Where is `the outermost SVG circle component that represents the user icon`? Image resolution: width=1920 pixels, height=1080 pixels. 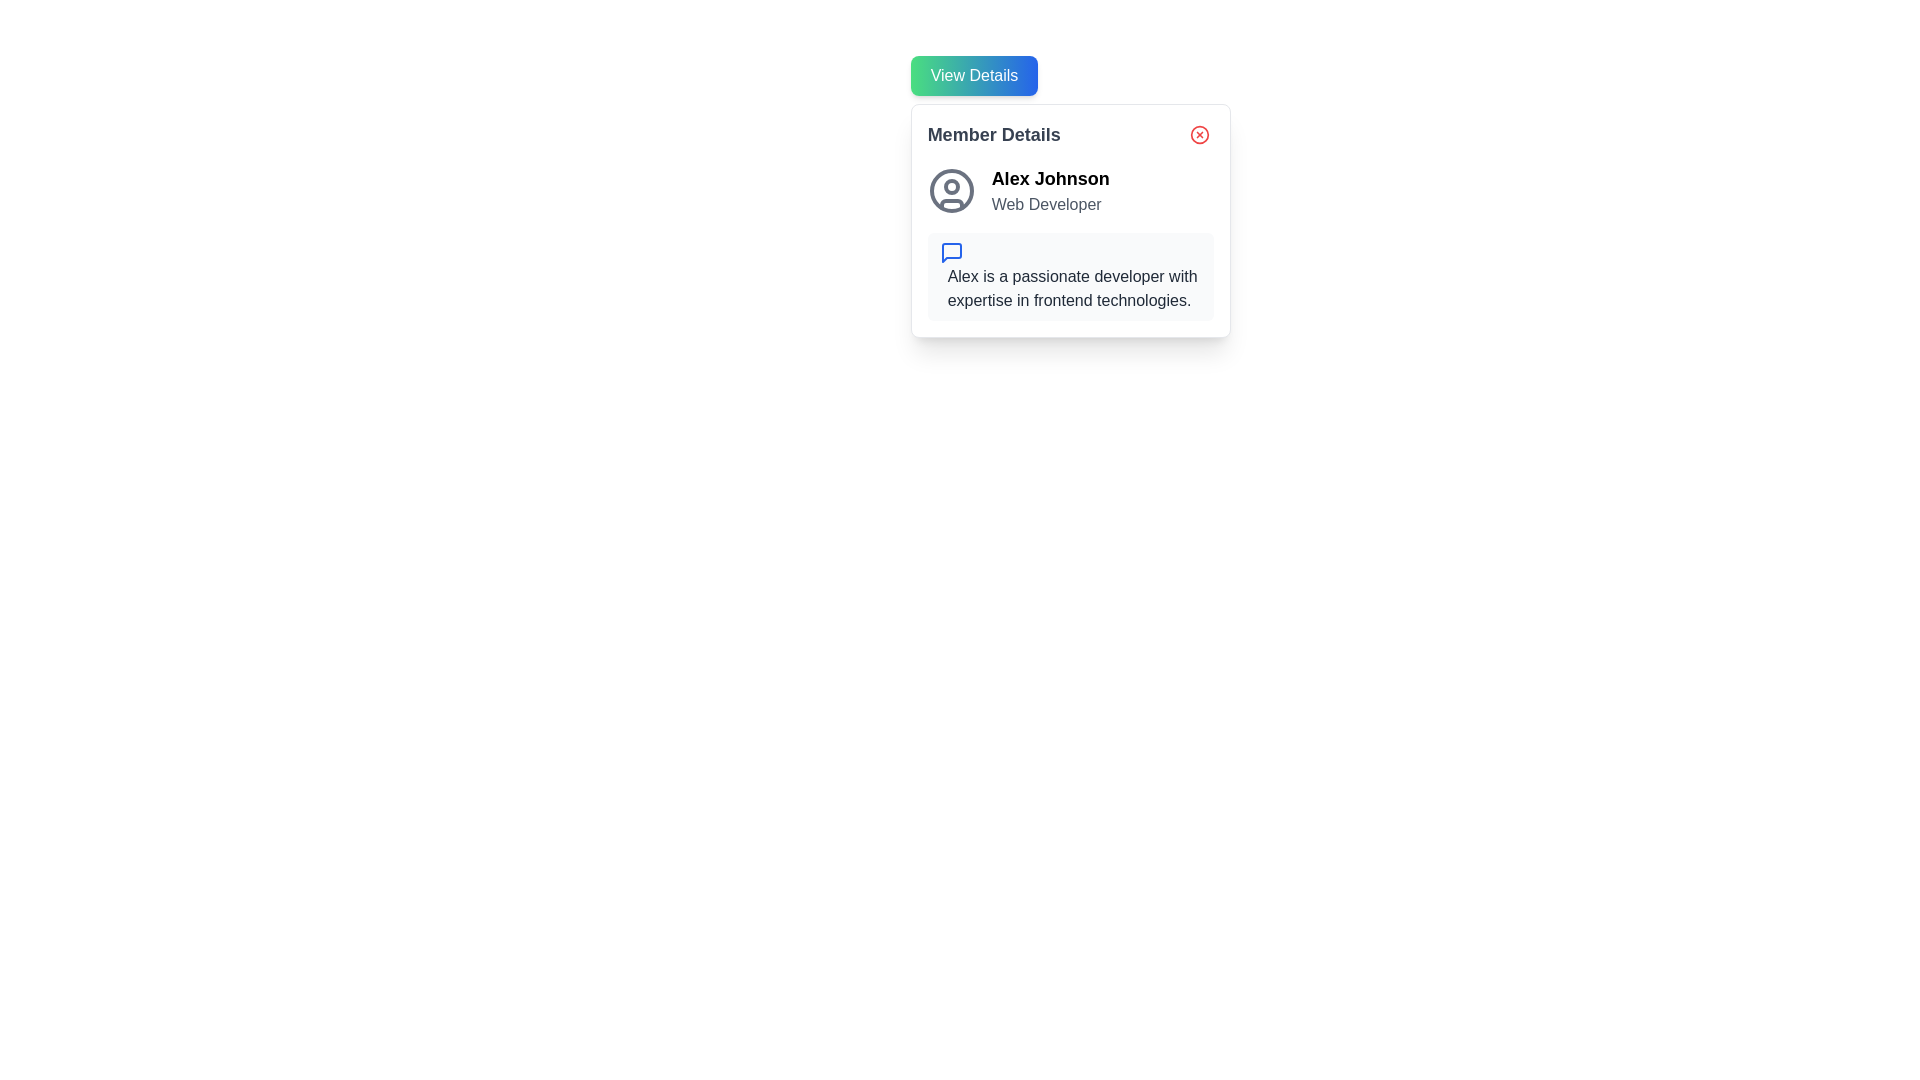 the outermost SVG circle component that represents the user icon is located at coordinates (950, 191).